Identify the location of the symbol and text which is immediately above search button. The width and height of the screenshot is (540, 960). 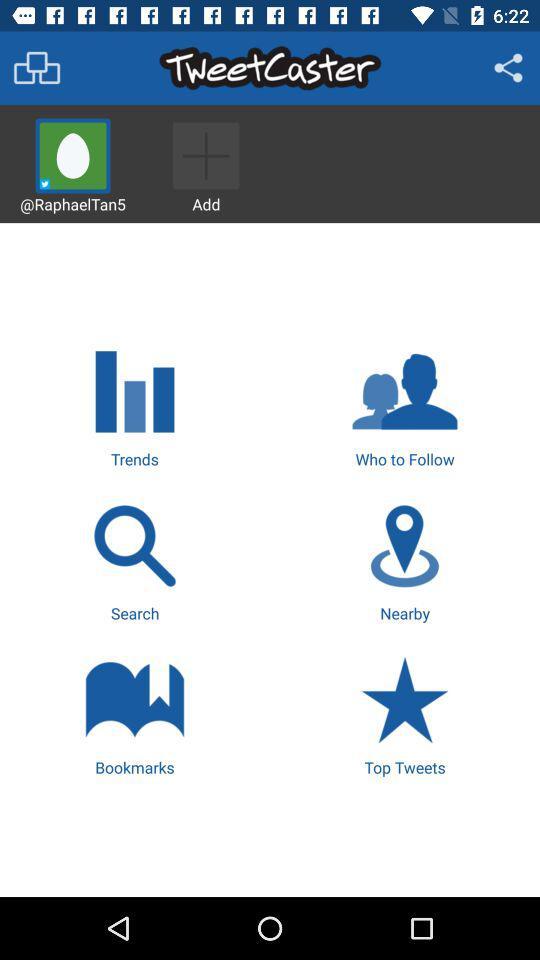
(135, 404).